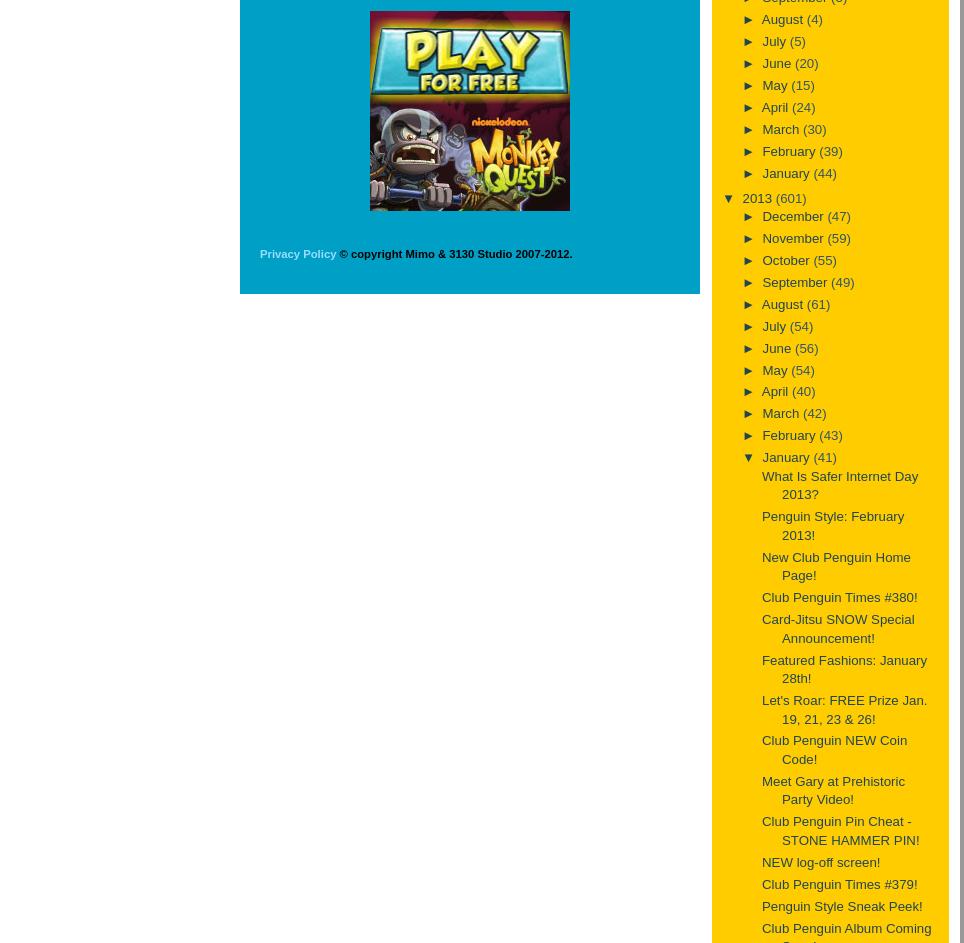  Describe the element at coordinates (839, 829) in the screenshot. I see `'Club Penguin Pin Cheat - STONE HAMMER PIN!'` at that location.